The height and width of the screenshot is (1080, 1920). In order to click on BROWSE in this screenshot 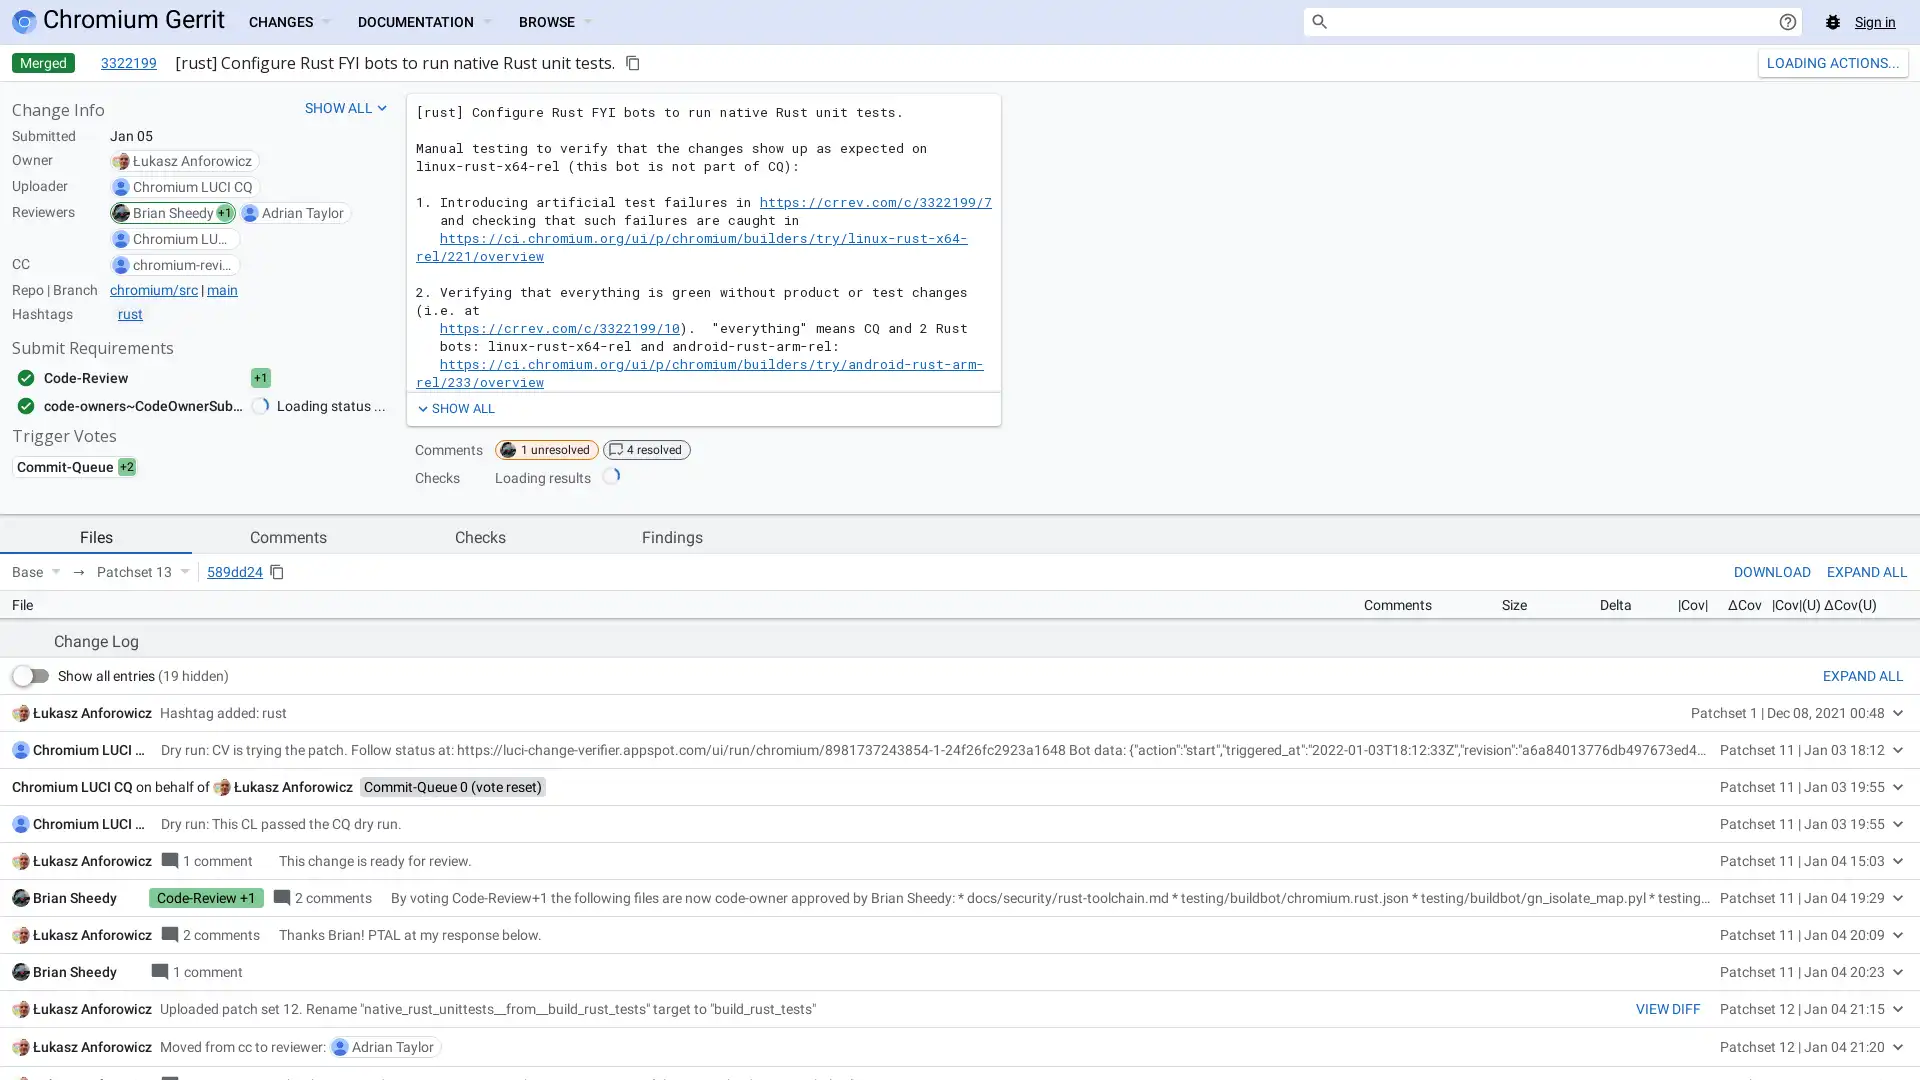, I will do `click(555, 22)`.